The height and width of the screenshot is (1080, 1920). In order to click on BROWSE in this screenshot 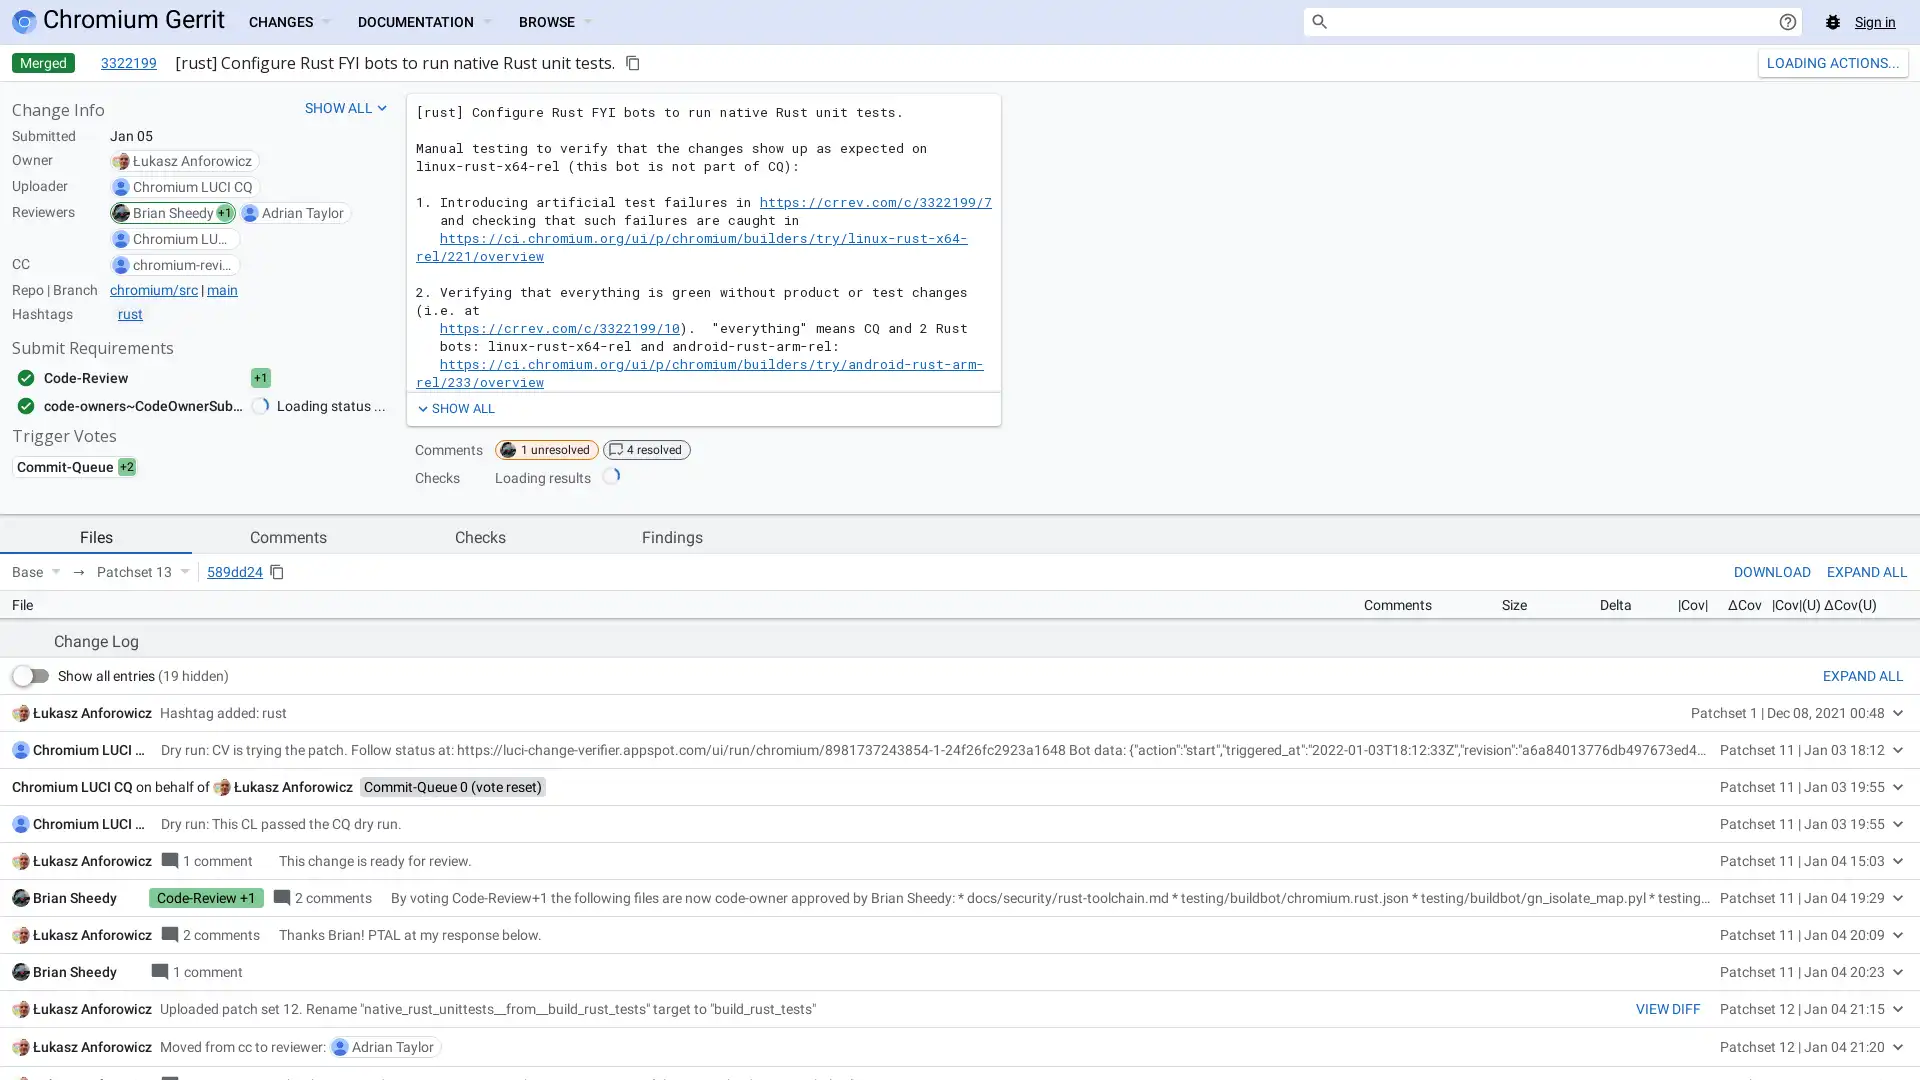, I will do `click(555, 22)`.